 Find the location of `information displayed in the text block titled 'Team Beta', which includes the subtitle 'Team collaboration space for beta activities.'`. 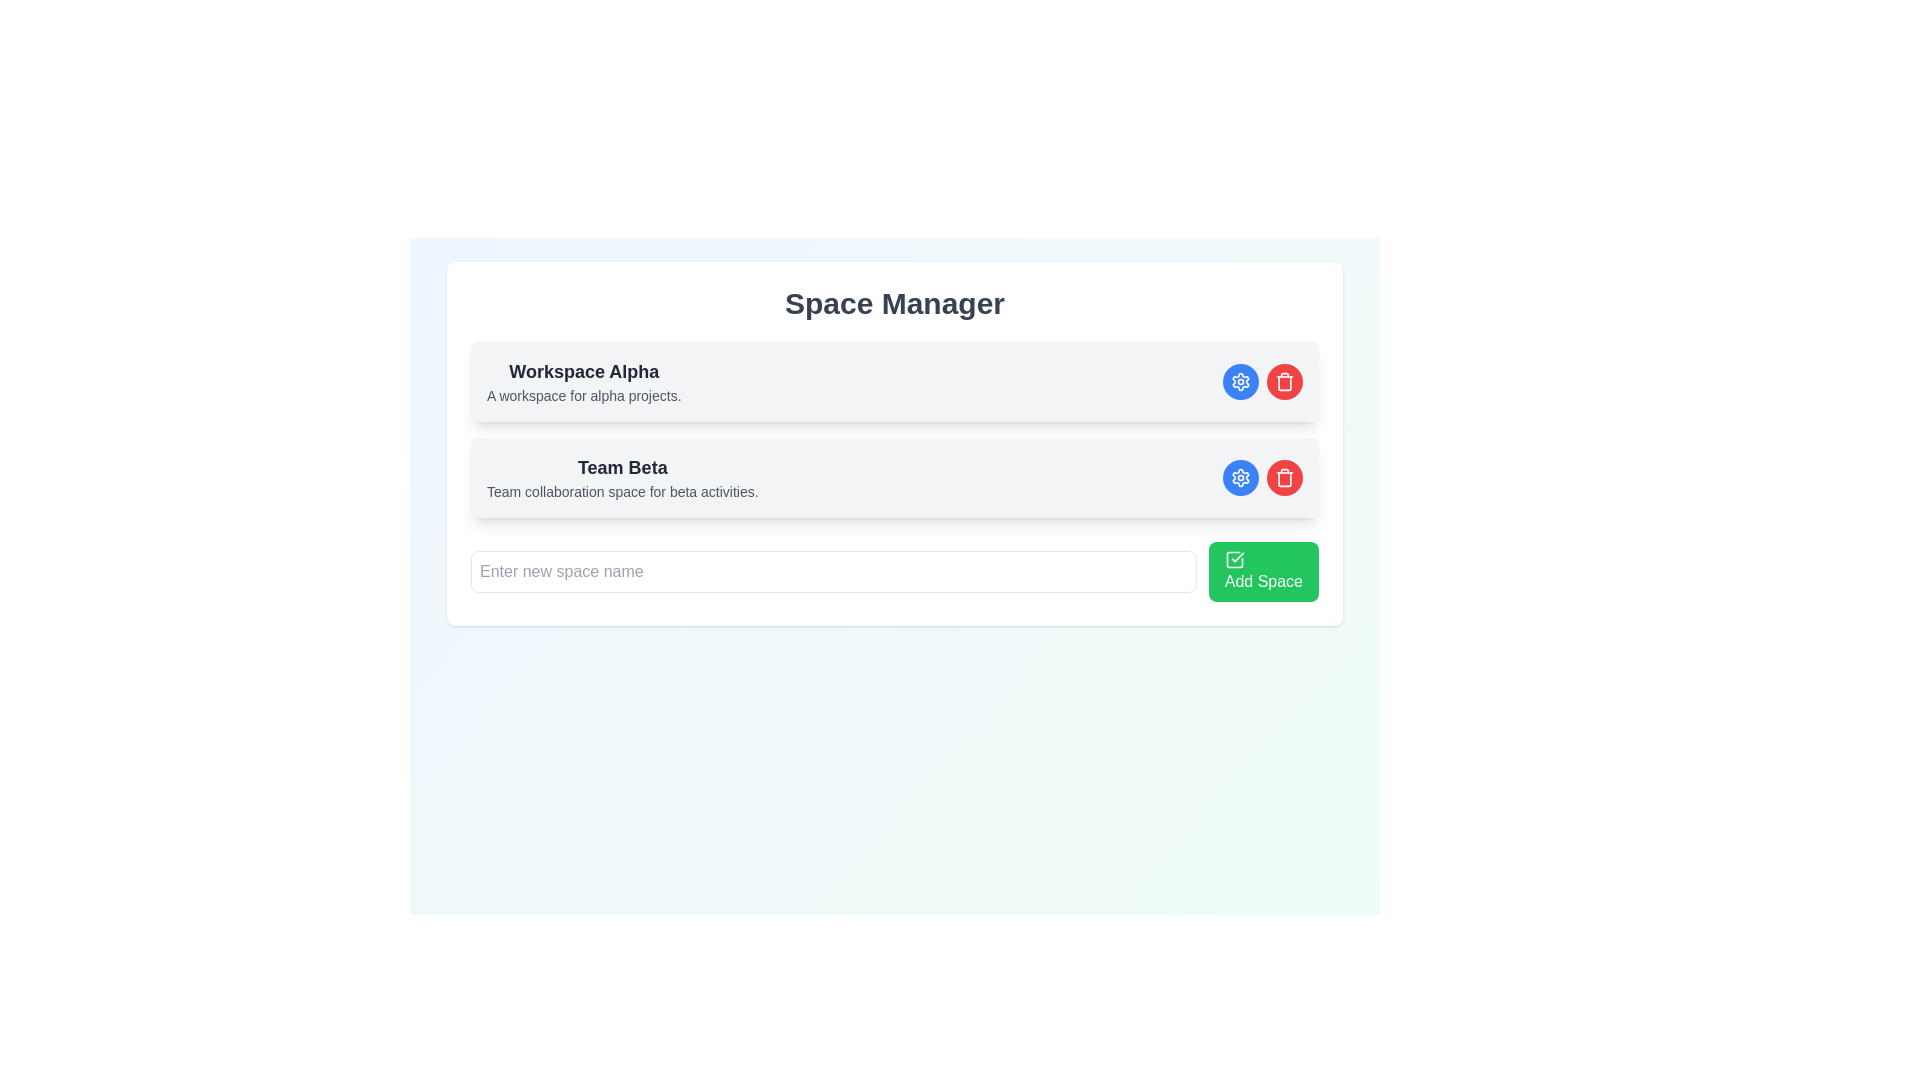

information displayed in the text block titled 'Team Beta', which includes the subtitle 'Team collaboration space for beta activities.' is located at coordinates (621, 478).